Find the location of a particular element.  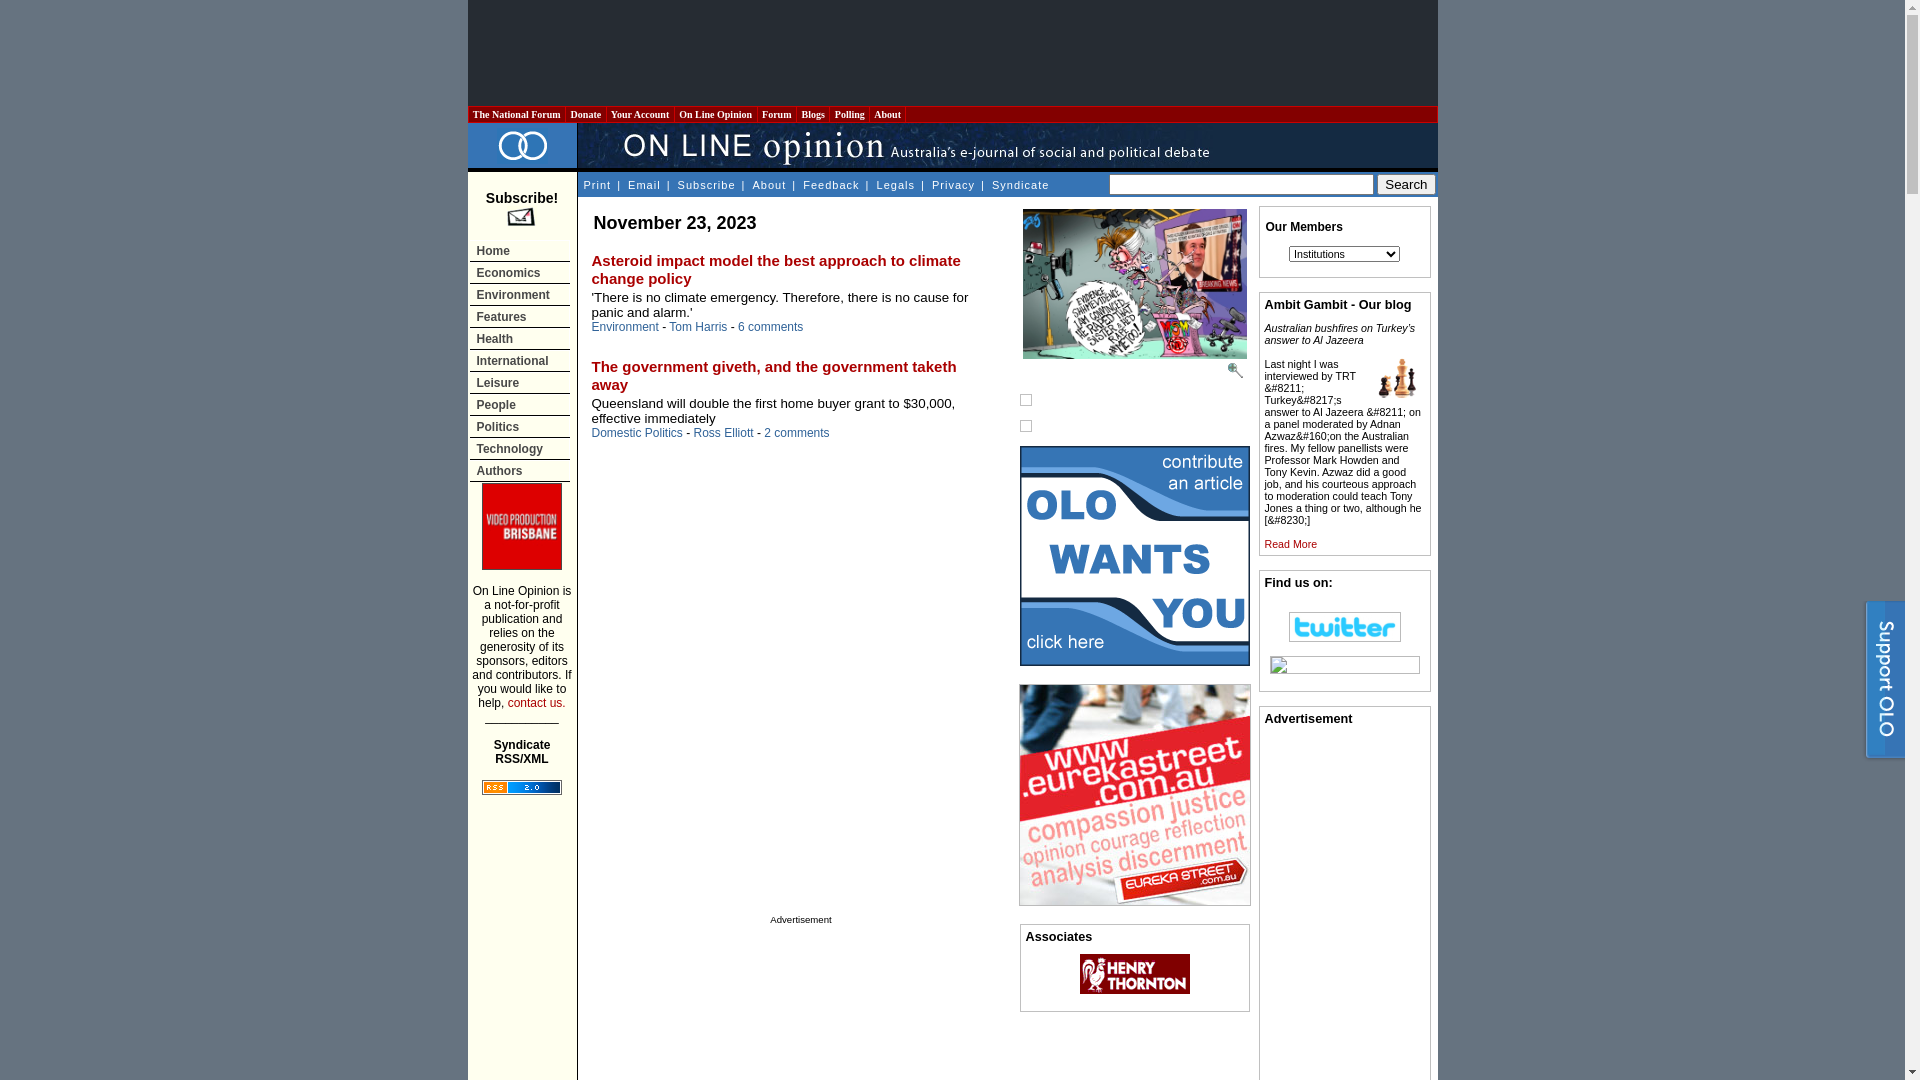

'The government giveth, and the government taketh away' is located at coordinates (590, 375).